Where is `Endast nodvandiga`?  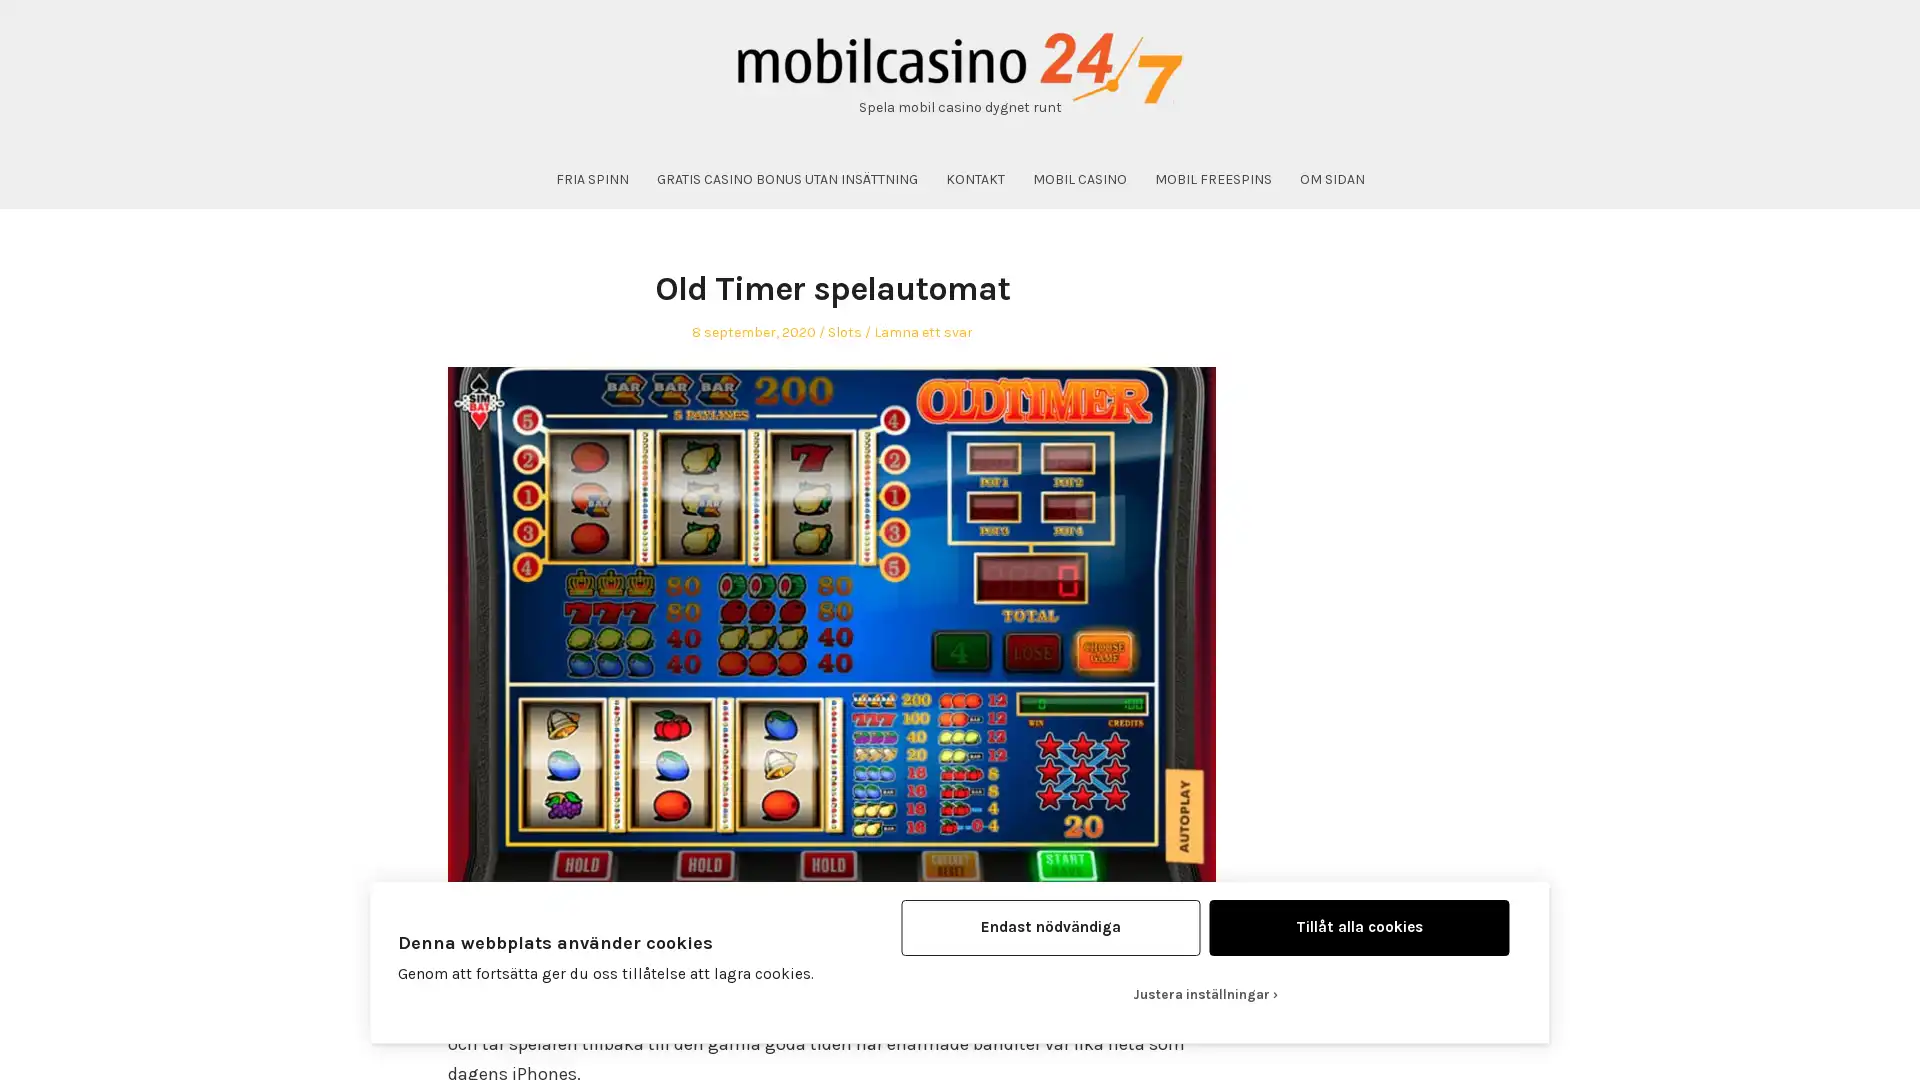 Endast nodvandiga is located at coordinates (1049, 926).